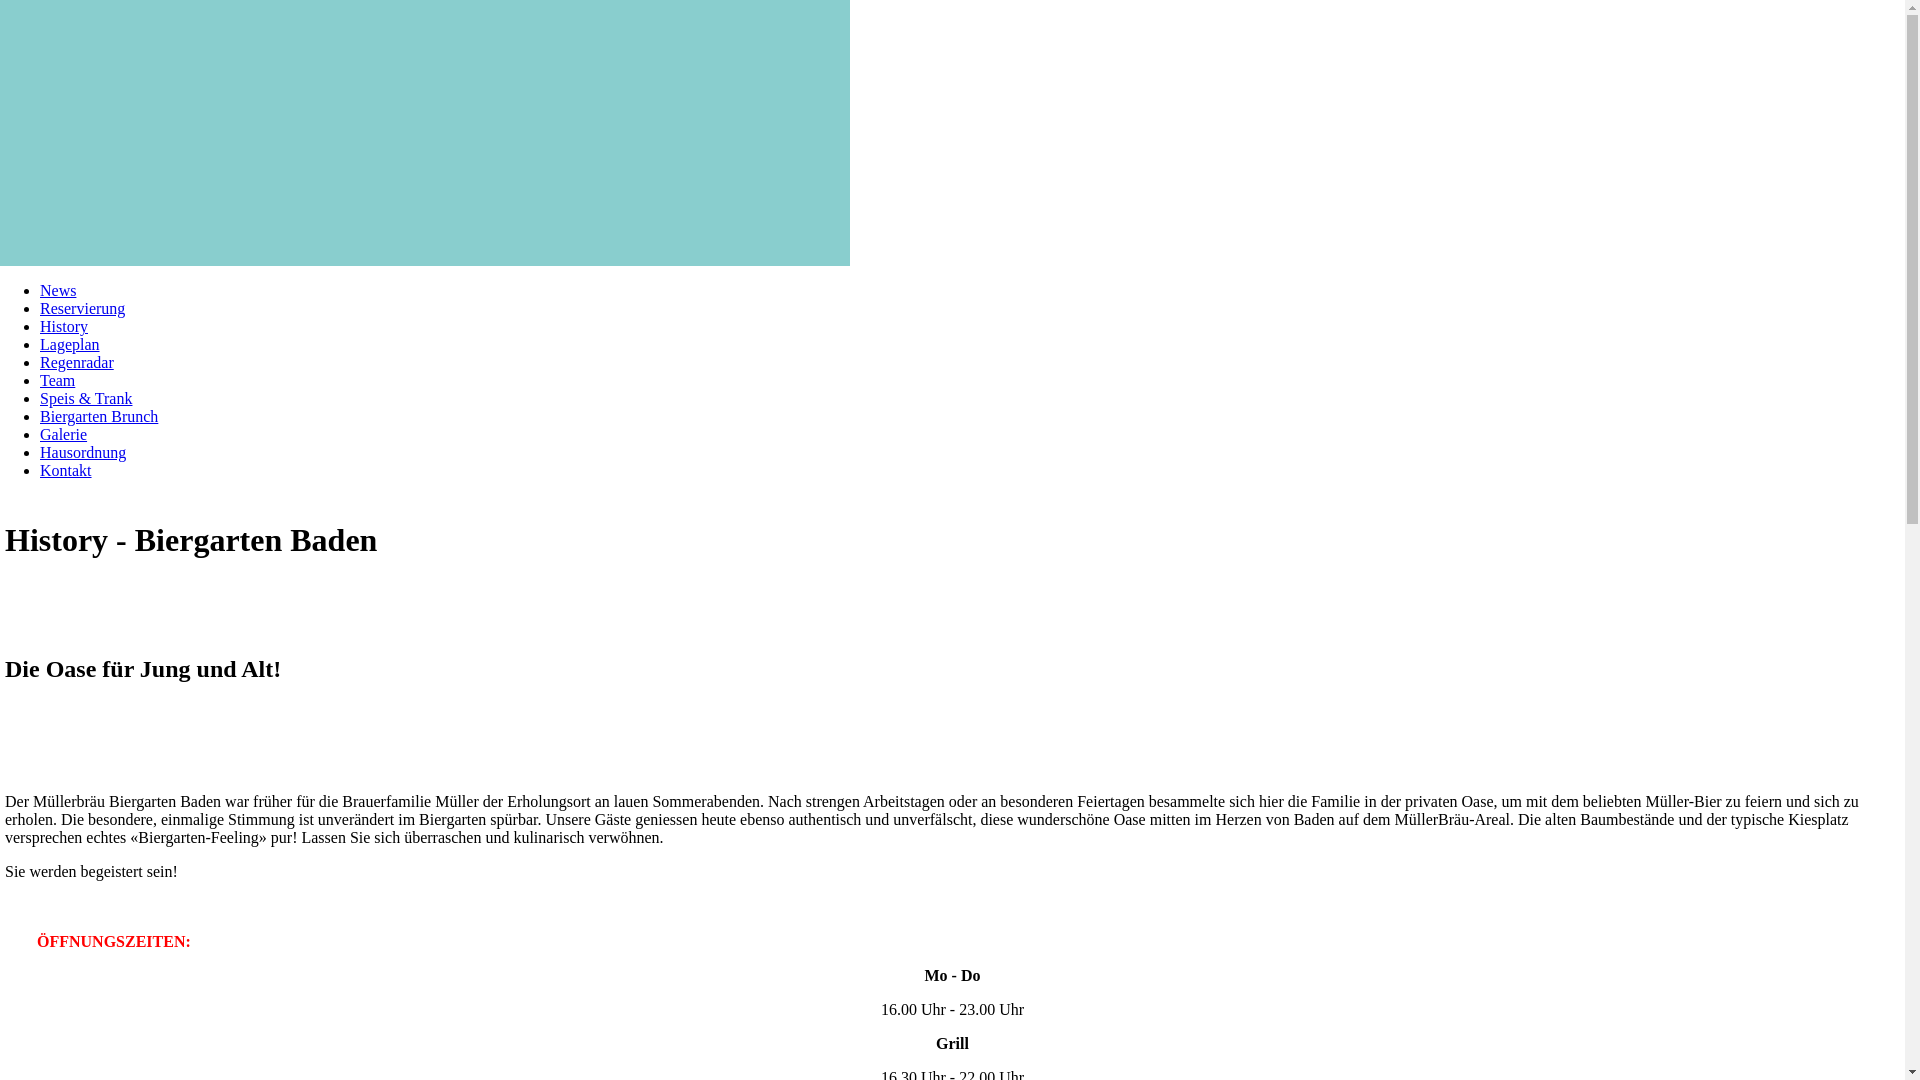 The image size is (1920, 1080). Describe the element at coordinates (57, 290) in the screenshot. I see `'News'` at that location.